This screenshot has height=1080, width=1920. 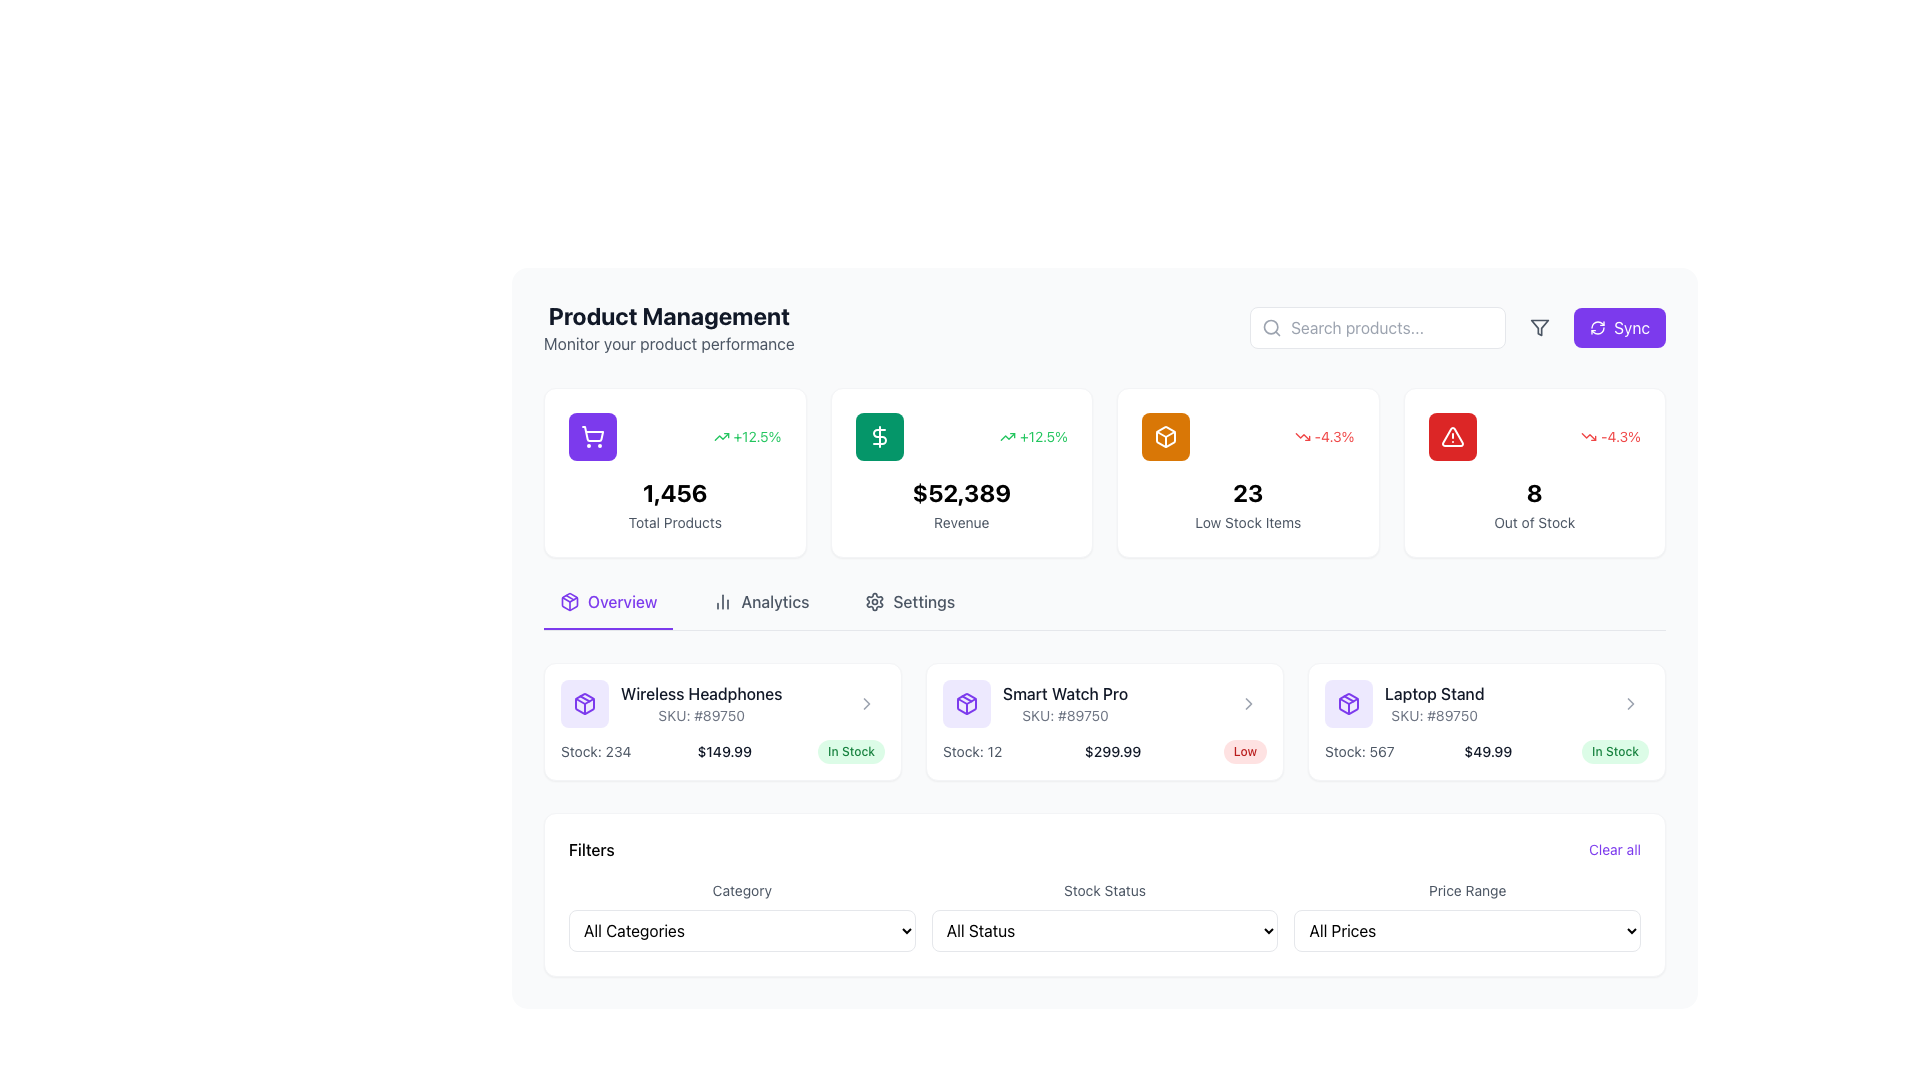 I want to click on the price display for the 'Smart Watch Pro', which is a non-interactive static text element located below the product section and flanked by stock quantity and status badge, so click(x=1112, y=752).